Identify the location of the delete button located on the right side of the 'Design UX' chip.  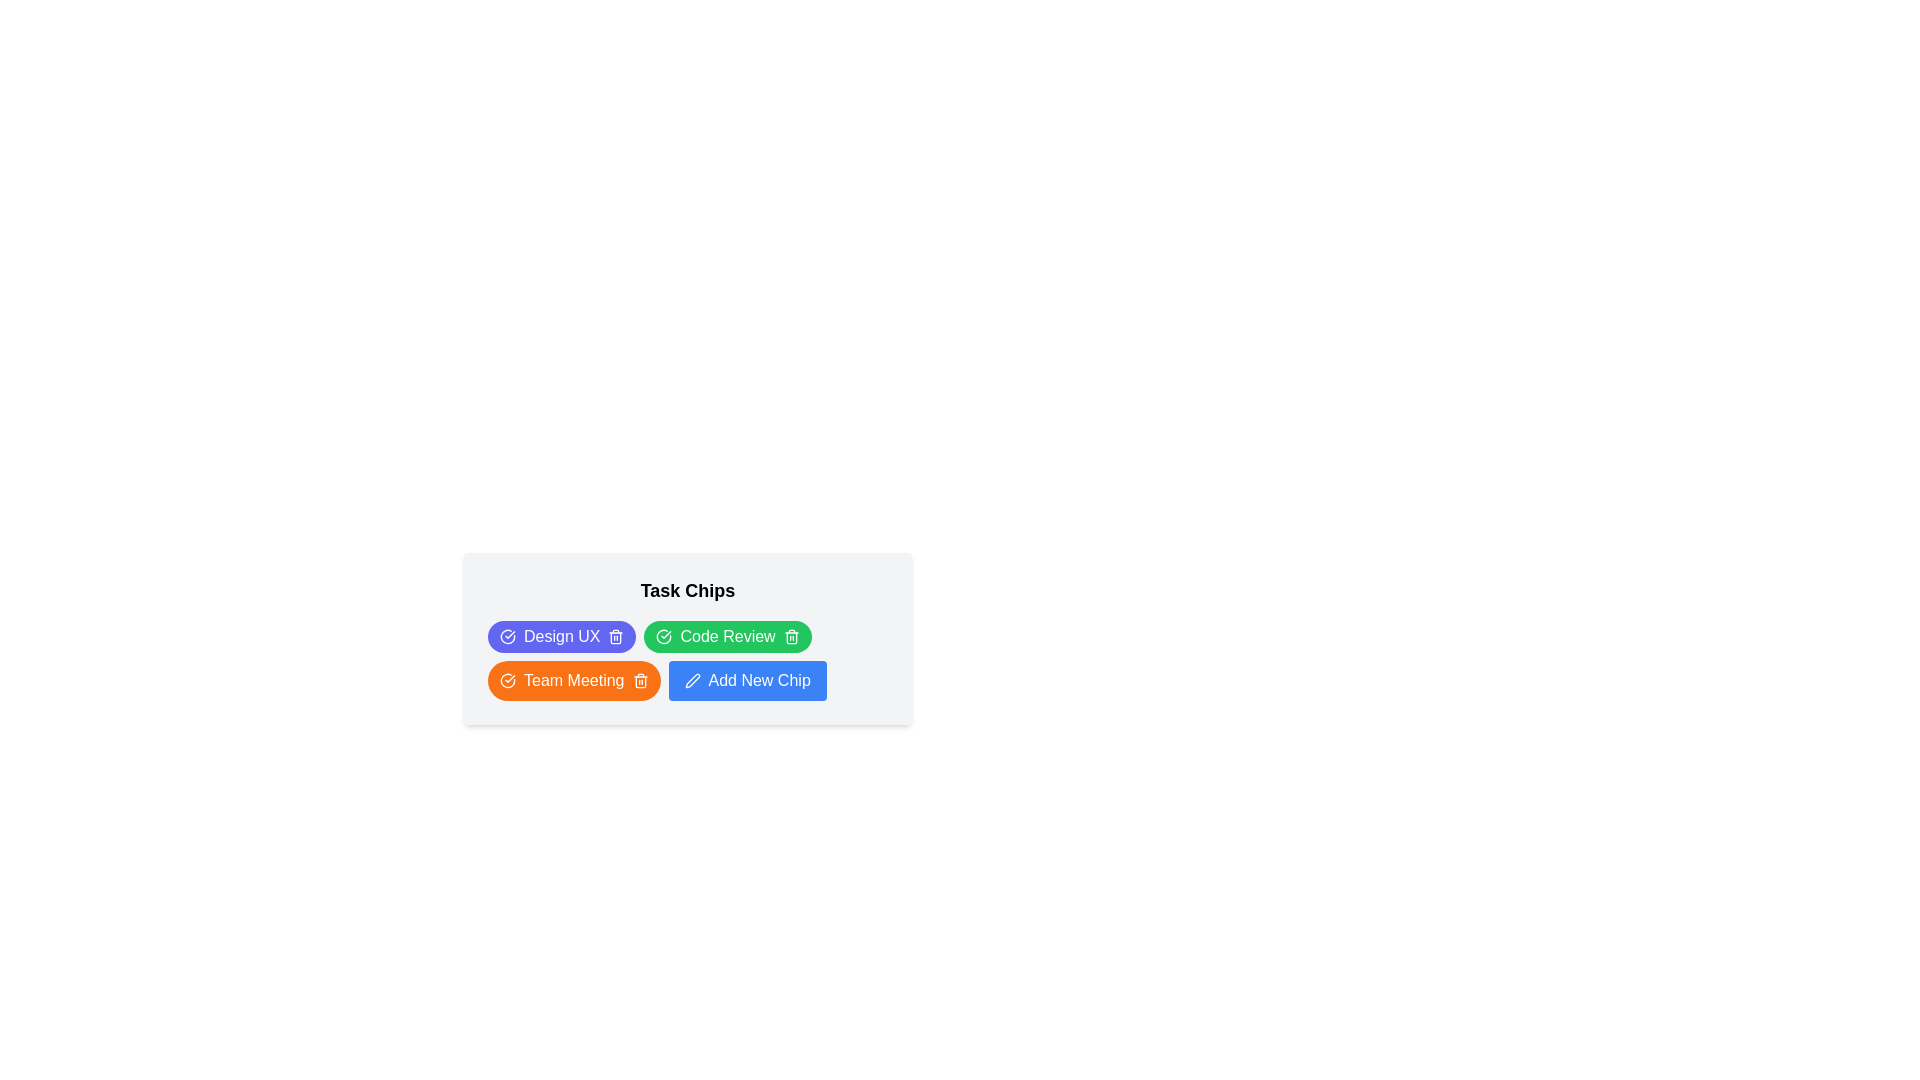
(615, 636).